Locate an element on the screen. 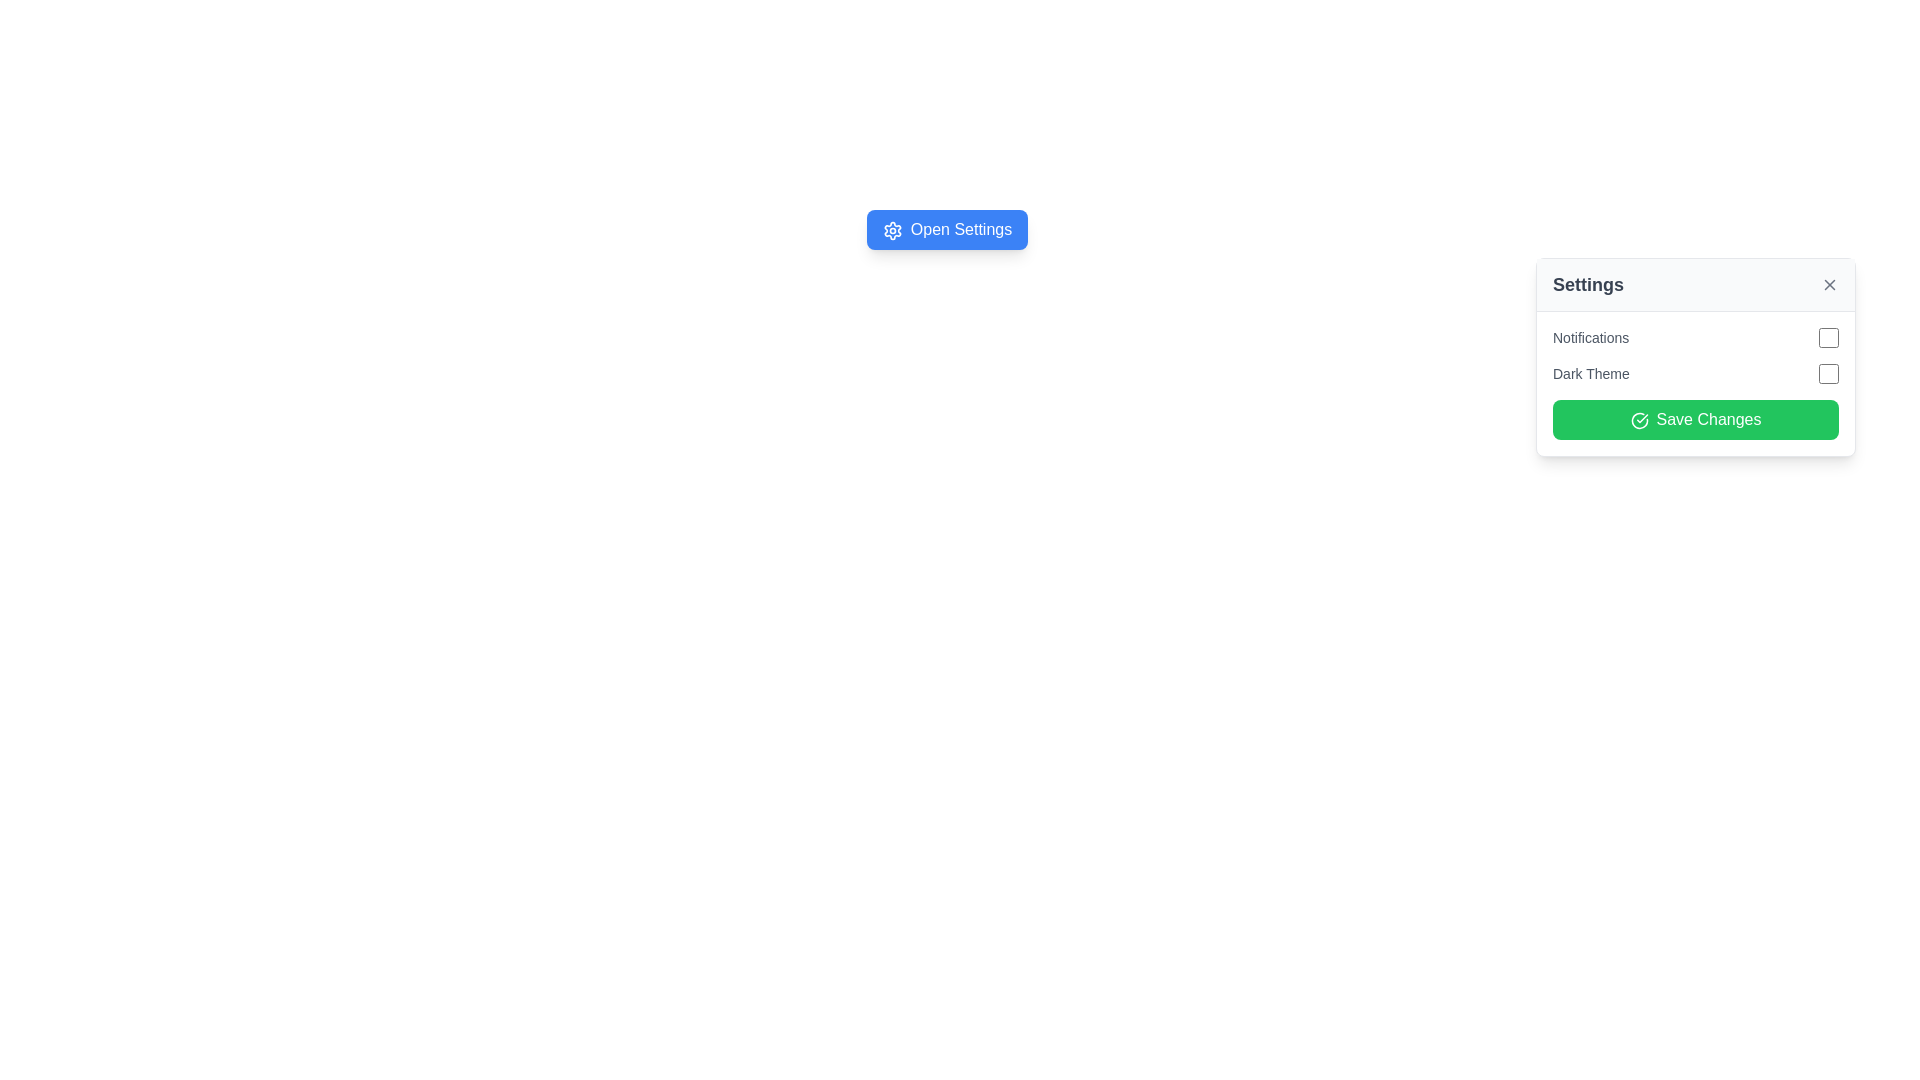 Image resolution: width=1920 pixels, height=1080 pixels. the checkbox for the 'Dark Theme' option in the settings panel is located at coordinates (1828, 374).